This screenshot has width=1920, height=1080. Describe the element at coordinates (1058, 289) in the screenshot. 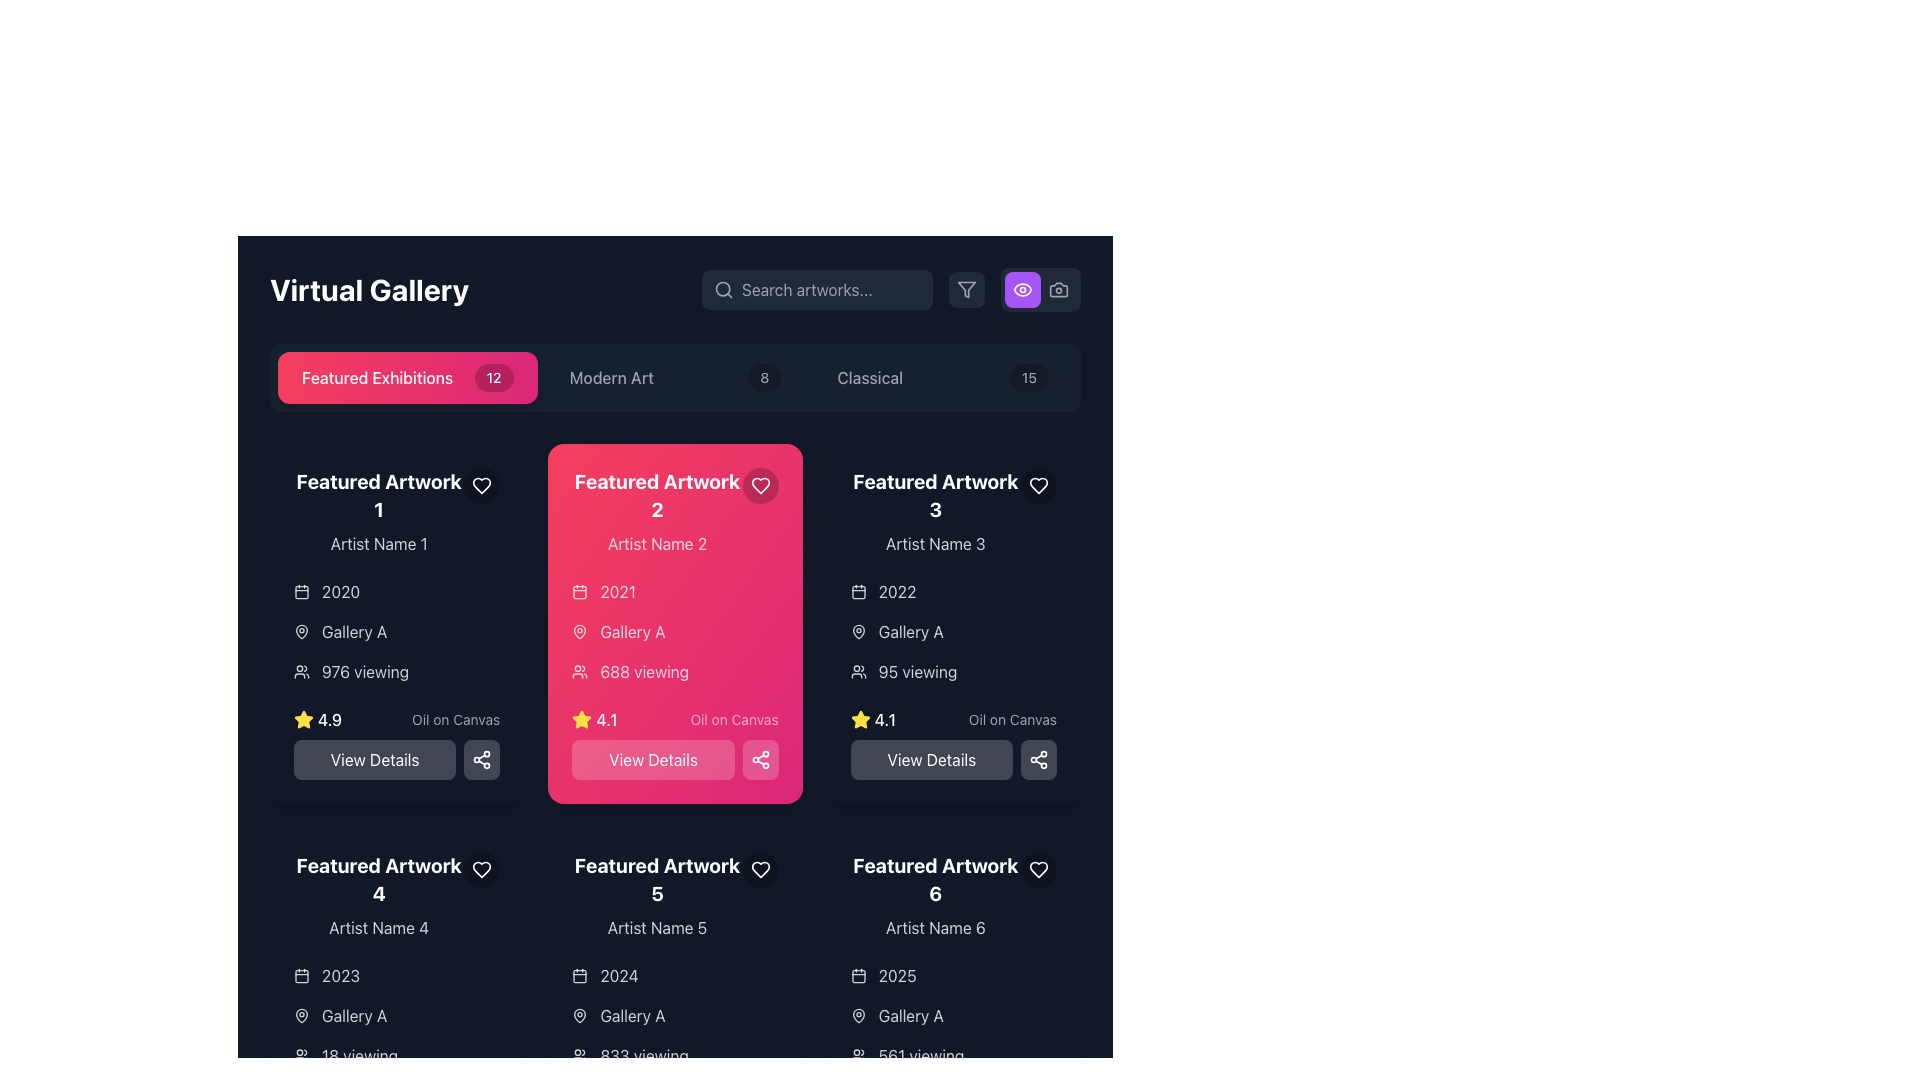

I see `the camera button located at the top-right corner of the interface, which is the second button in a horizontal arrangement of buttons` at that location.